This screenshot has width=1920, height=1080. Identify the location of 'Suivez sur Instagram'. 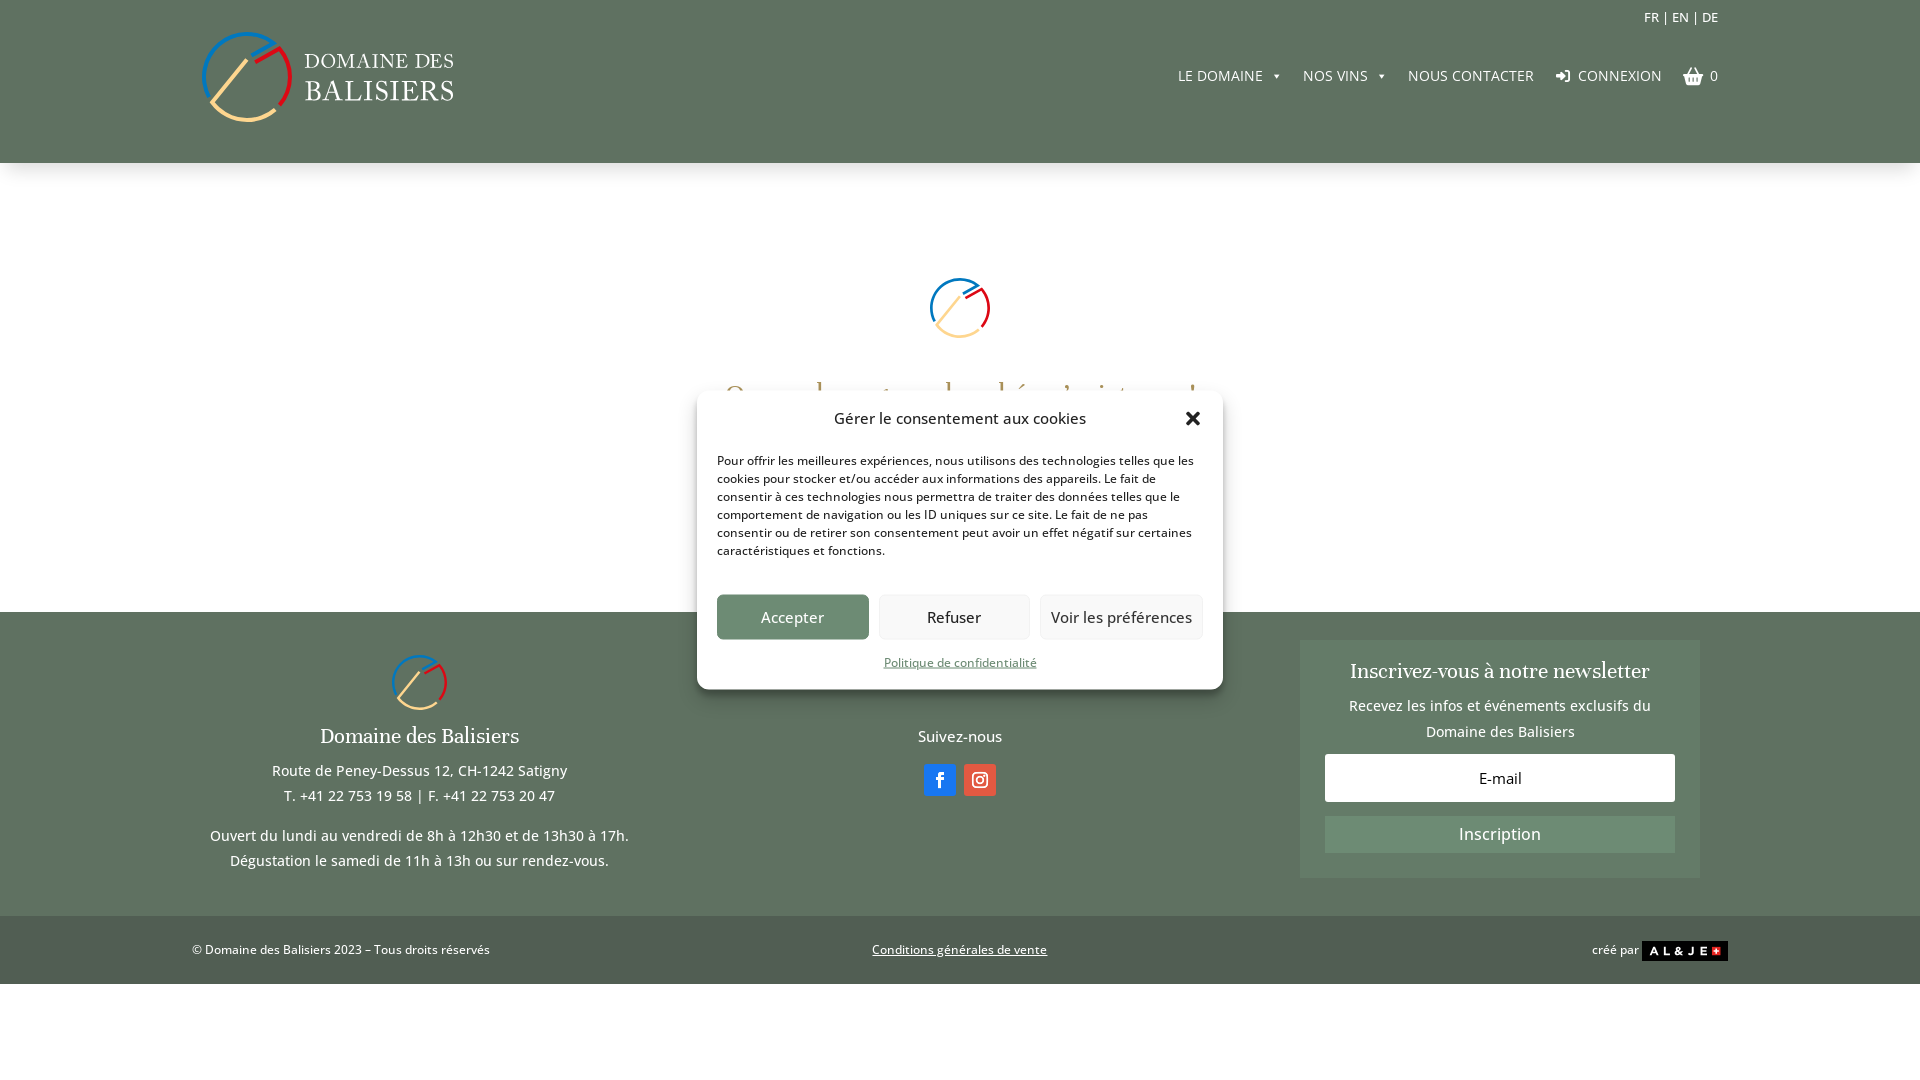
(979, 778).